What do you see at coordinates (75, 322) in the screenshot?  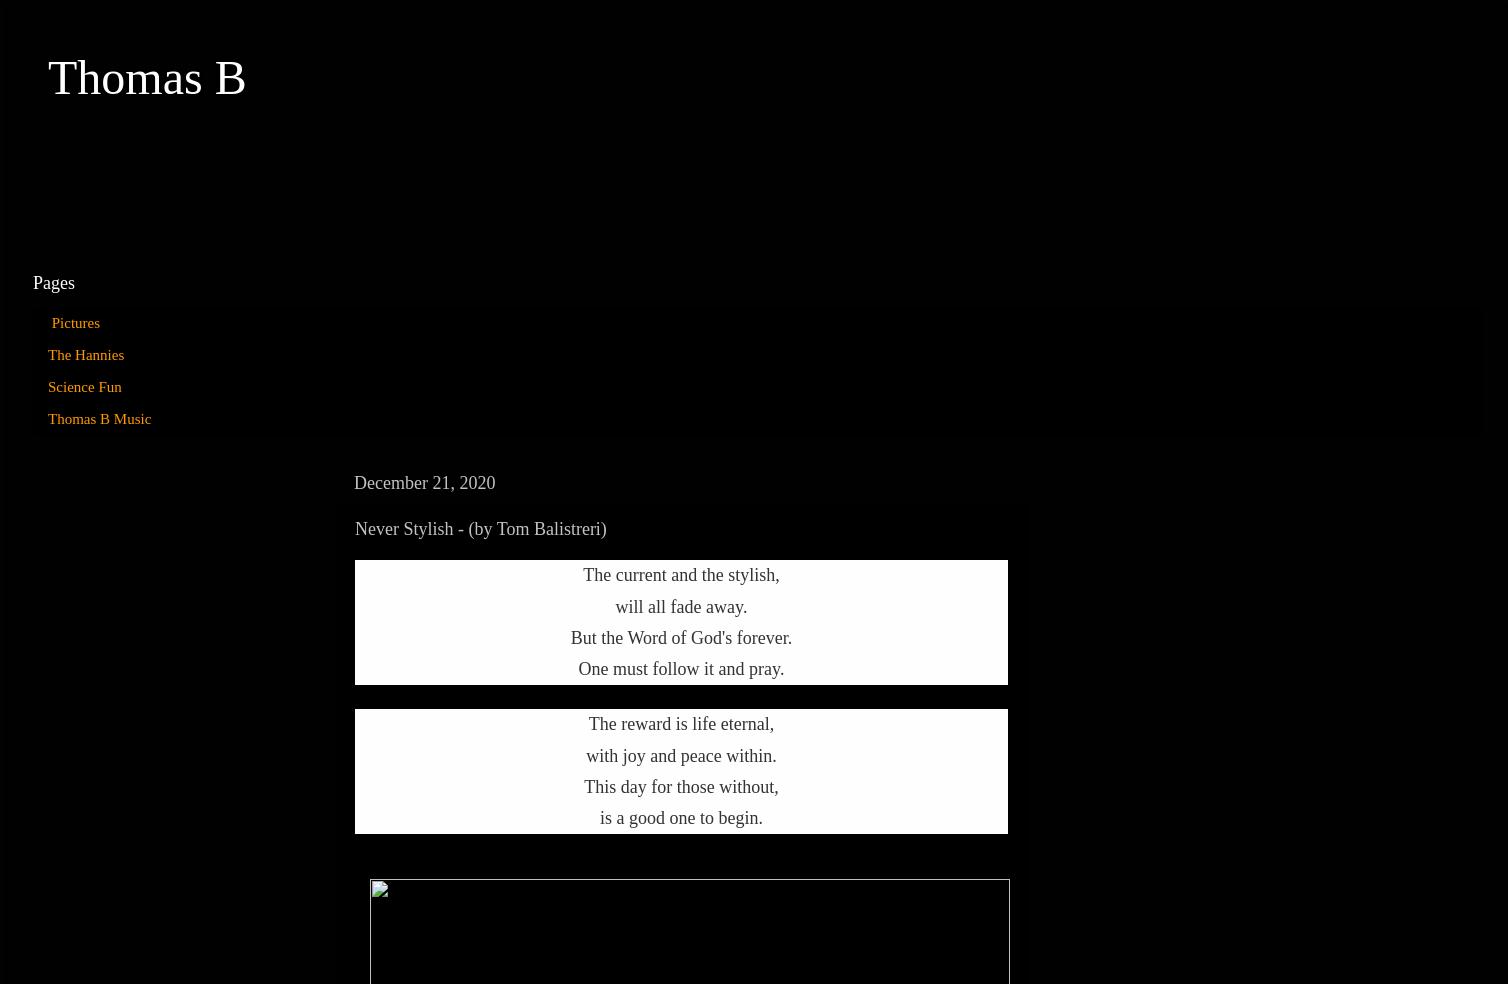 I see `'Pictures'` at bounding box center [75, 322].